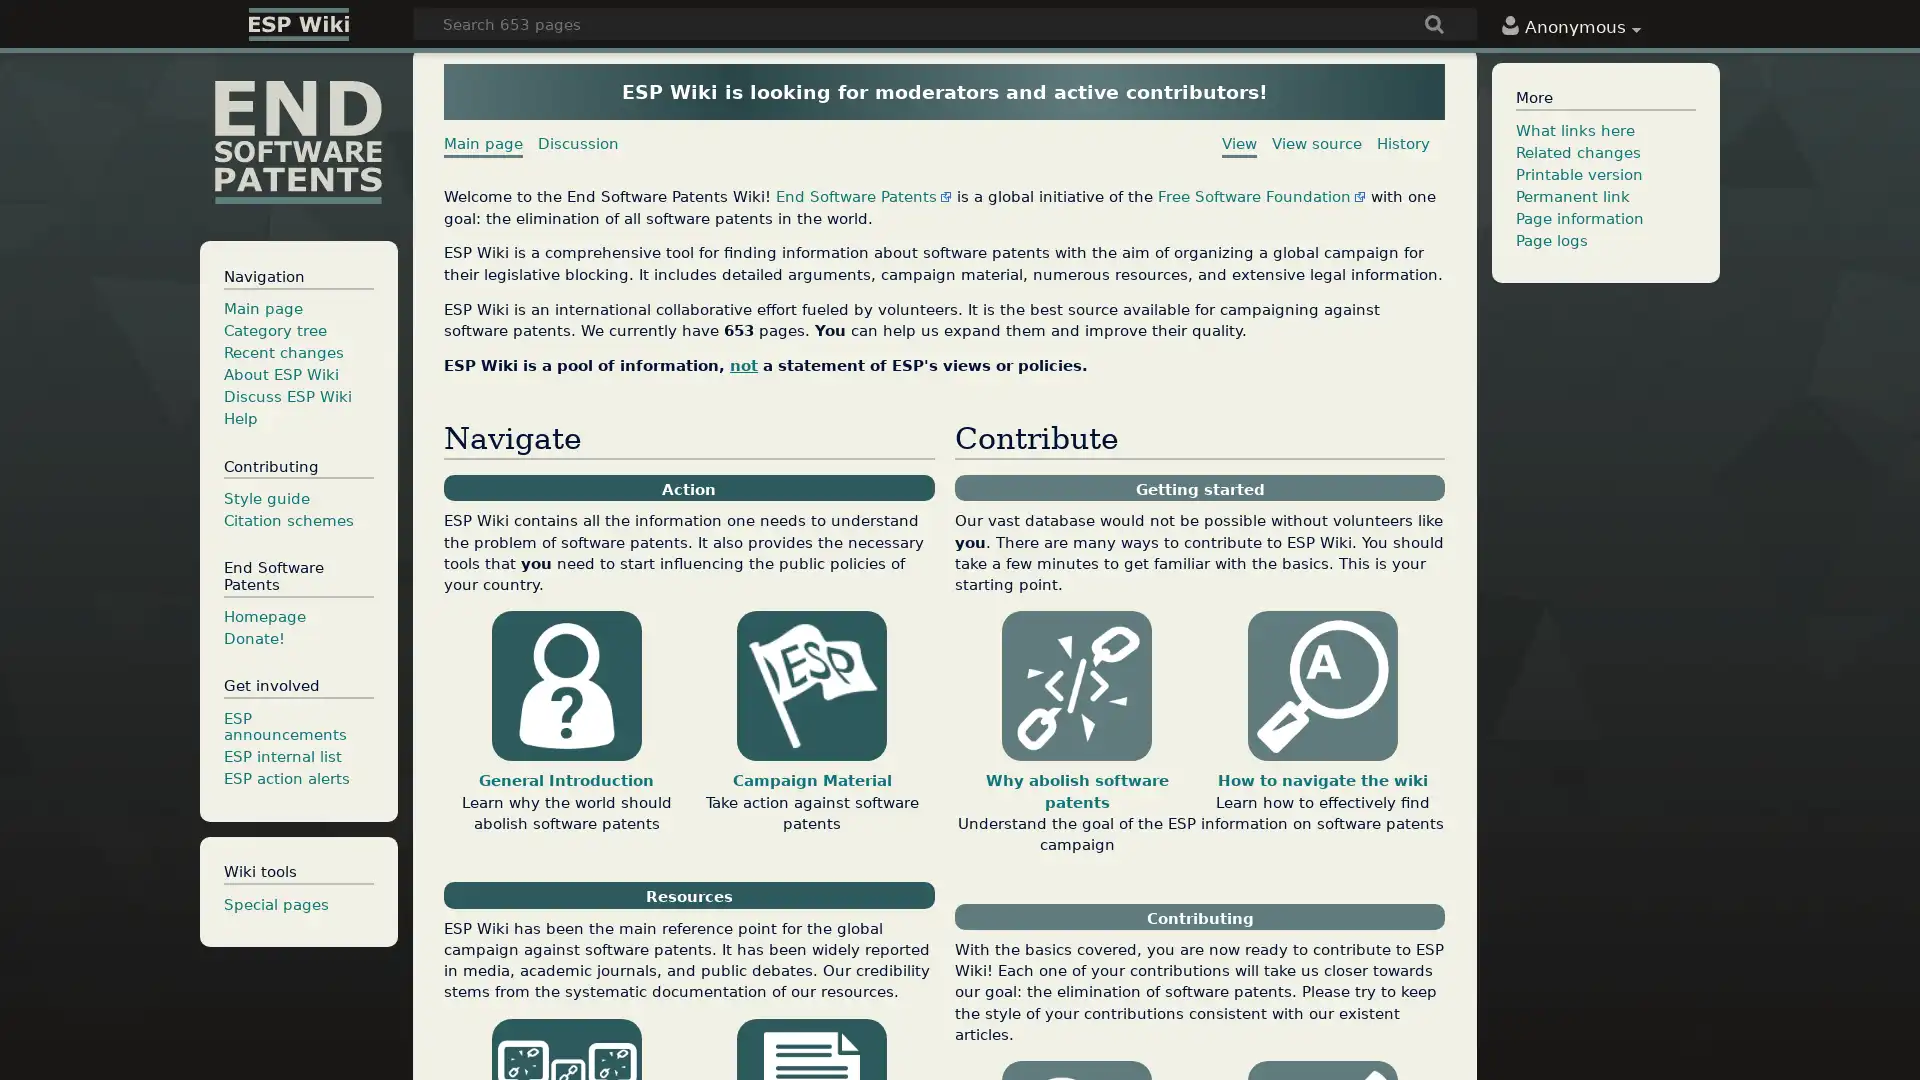 This screenshot has height=1080, width=1920. What do you see at coordinates (1434, 26) in the screenshot?
I see `Go` at bounding box center [1434, 26].